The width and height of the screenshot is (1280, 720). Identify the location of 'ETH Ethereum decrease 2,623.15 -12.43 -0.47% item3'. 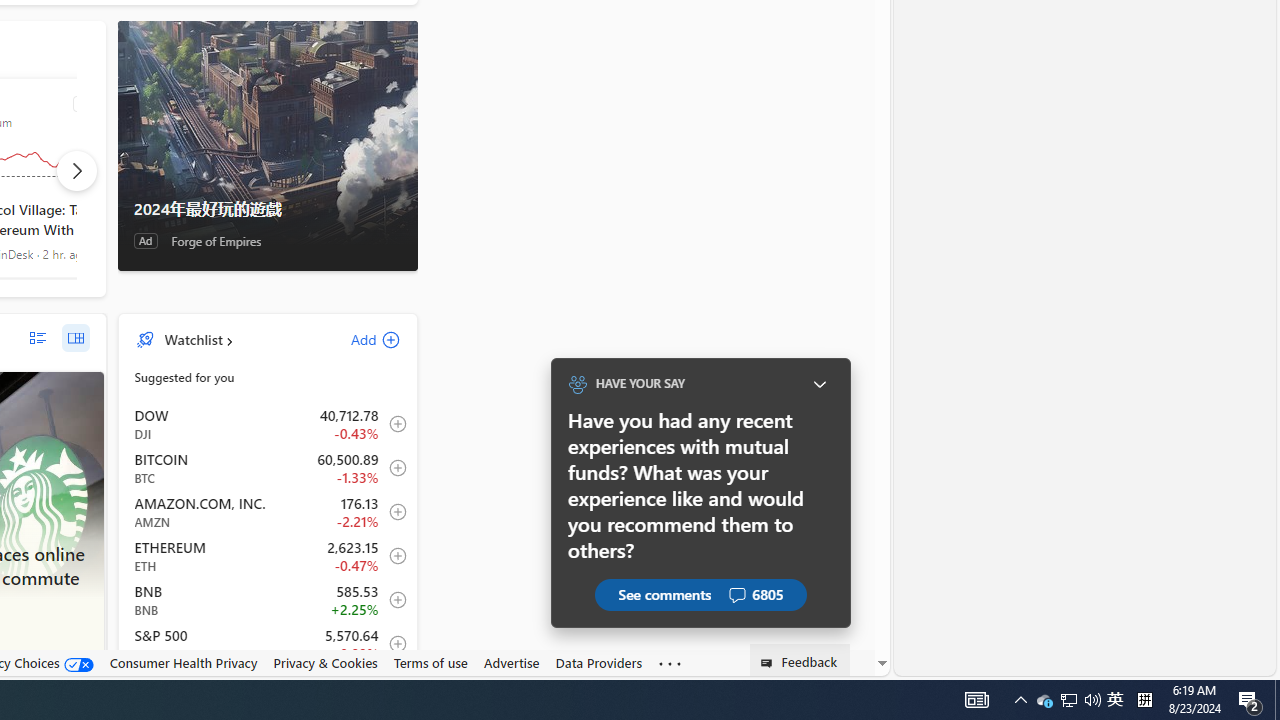
(267, 556).